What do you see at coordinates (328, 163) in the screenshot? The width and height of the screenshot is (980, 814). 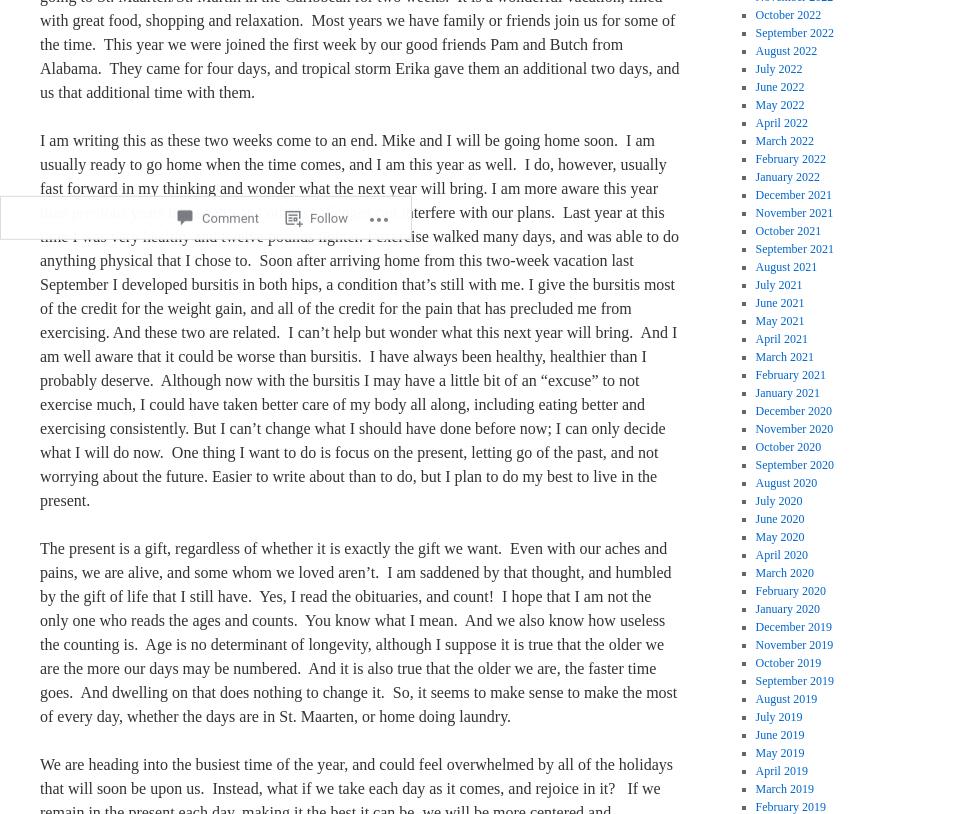 I see `'Follow'` at bounding box center [328, 163].